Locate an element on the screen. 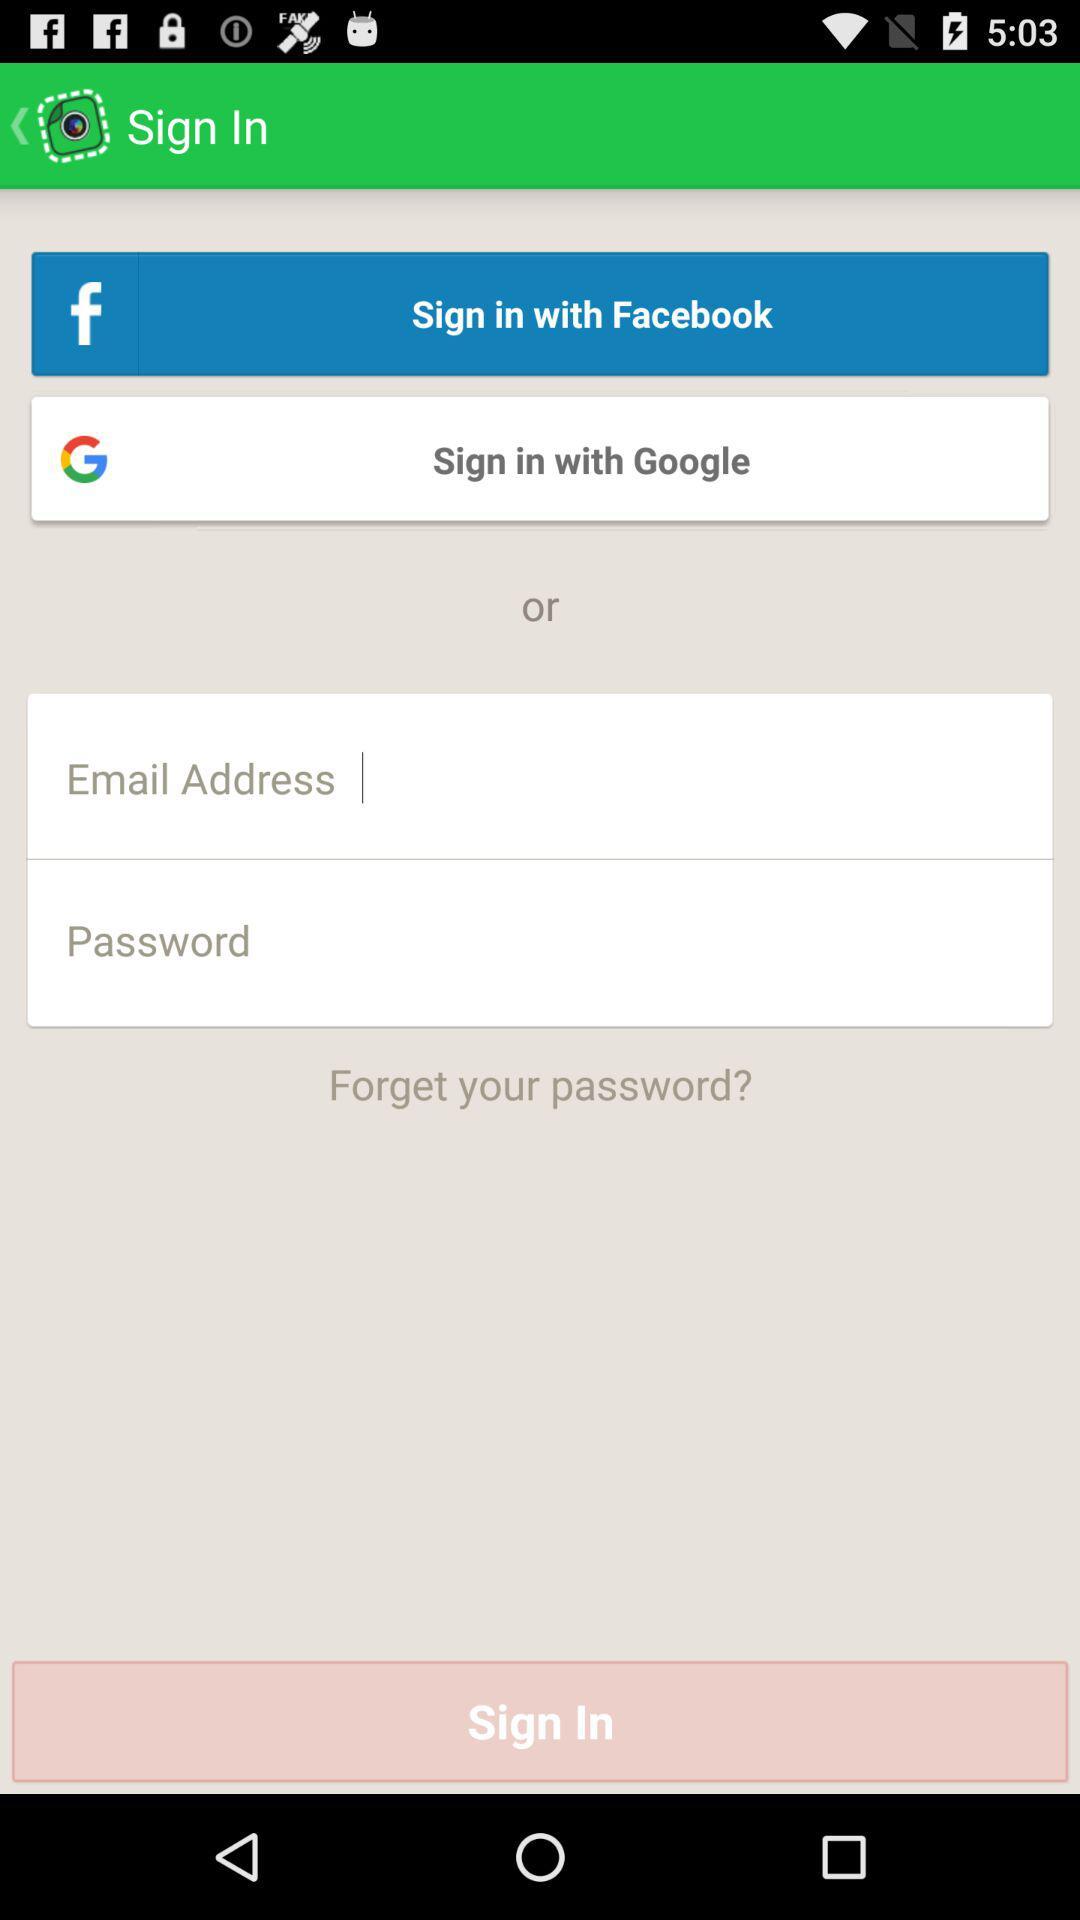 This screenshot has width=1080, height=1920. app below the password app is located at coordinates (540, 1069).